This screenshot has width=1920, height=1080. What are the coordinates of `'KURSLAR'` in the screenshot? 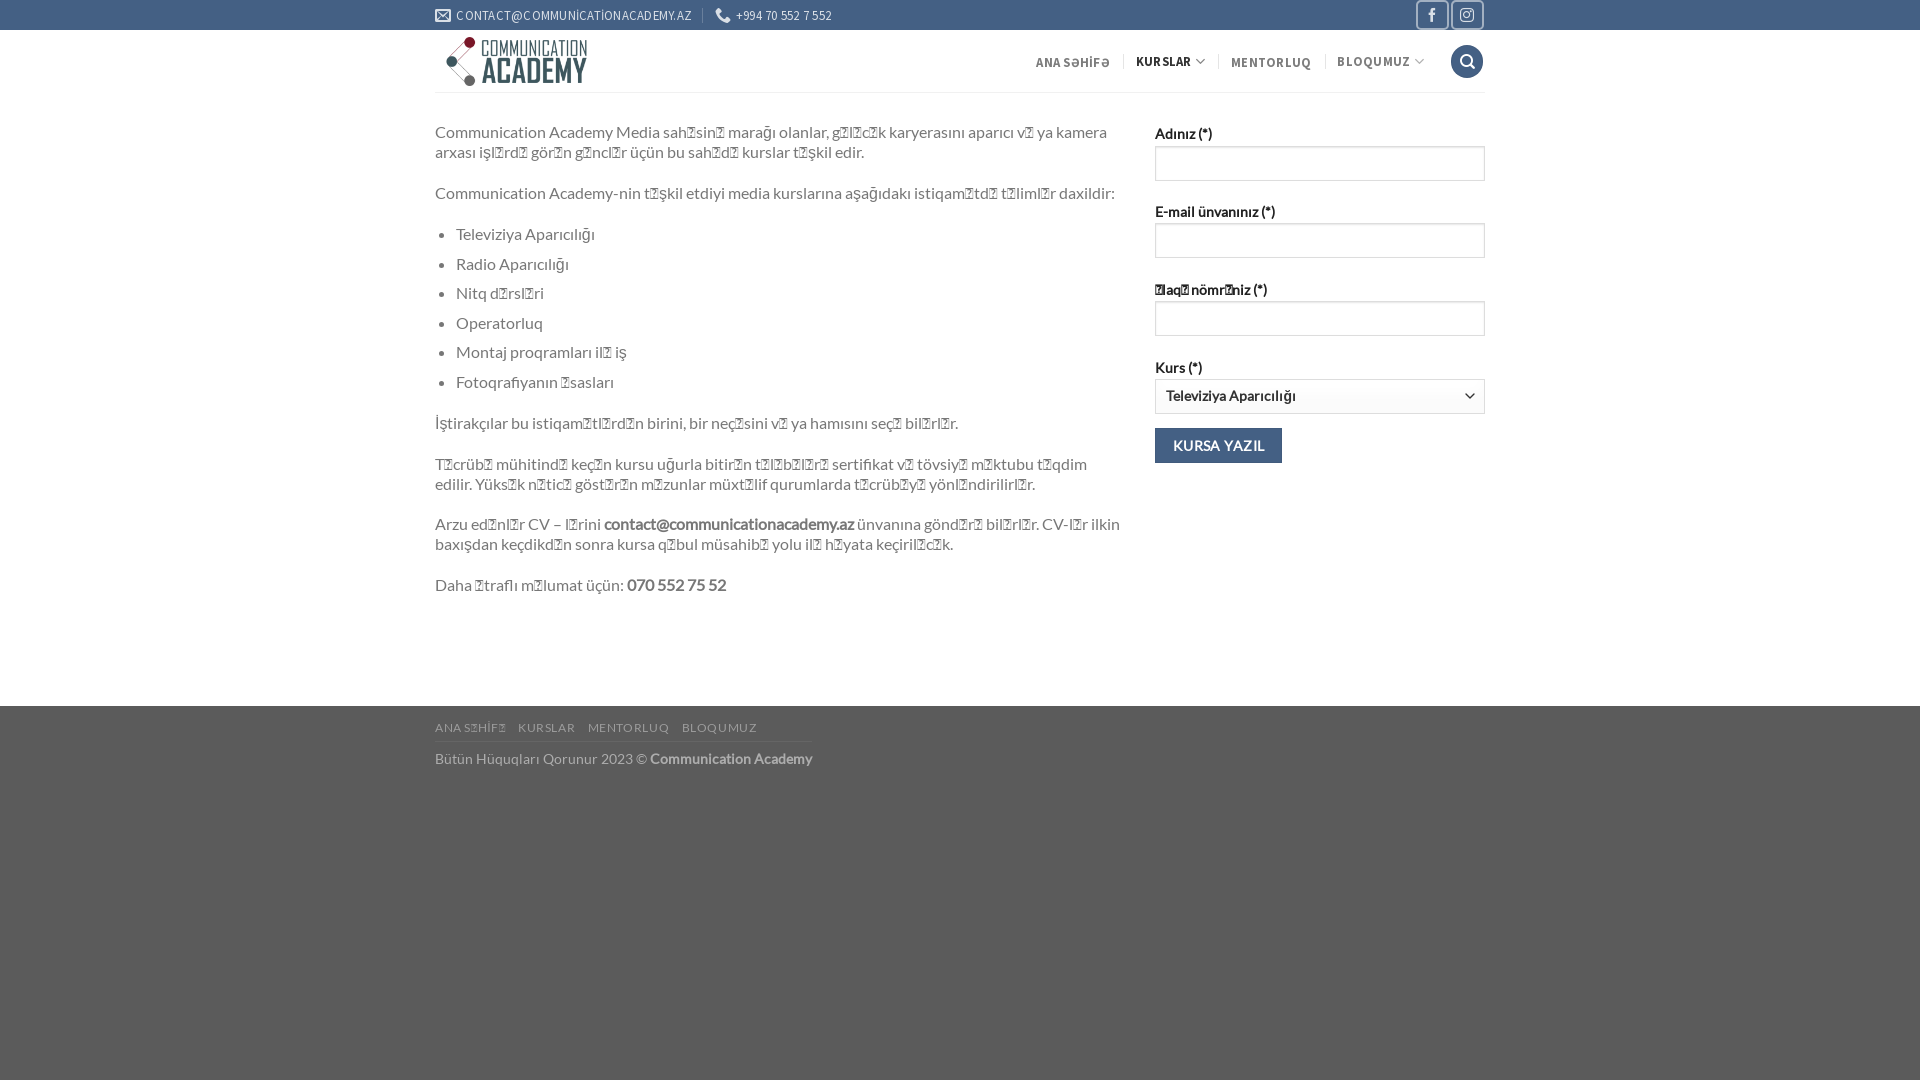 It's located at (1170, 60).